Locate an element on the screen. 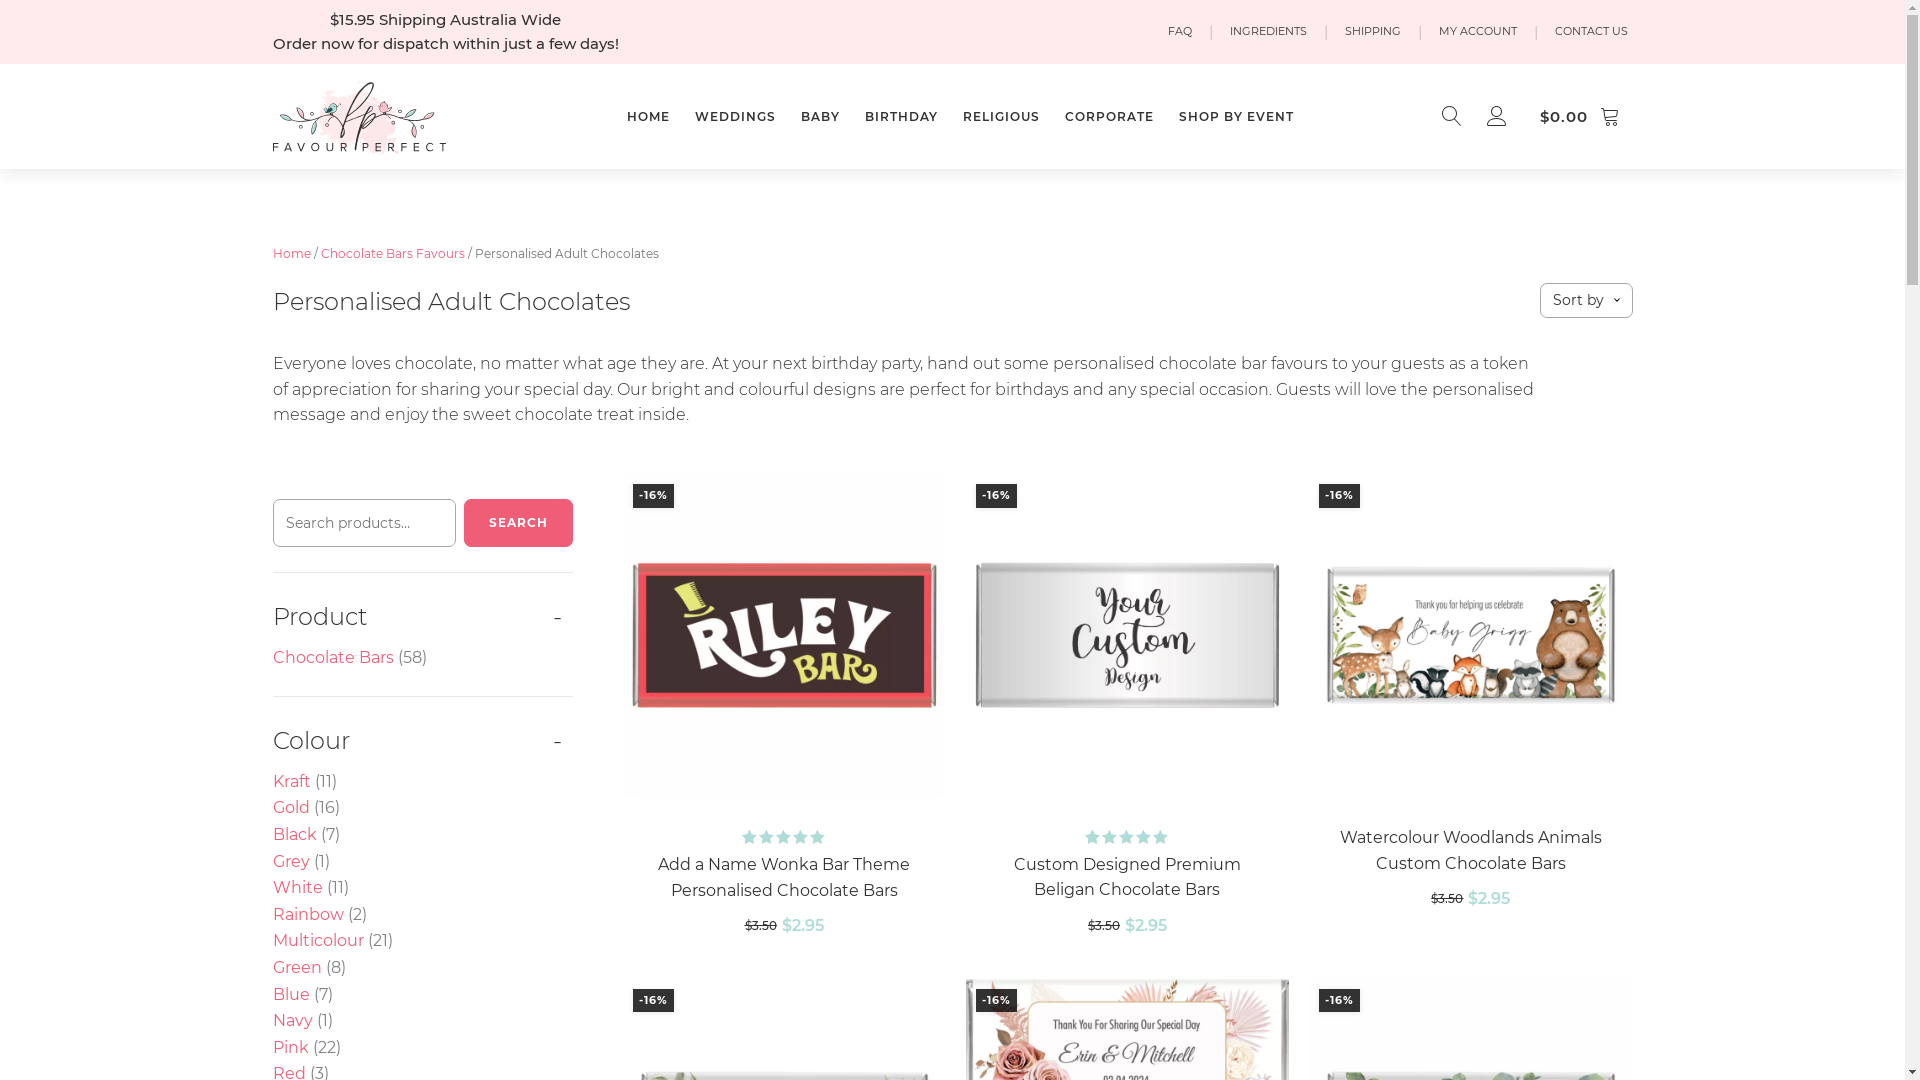 This screenshot has height=1080, width=1920. 'FAQ' is located at coordinates (1179, 31).